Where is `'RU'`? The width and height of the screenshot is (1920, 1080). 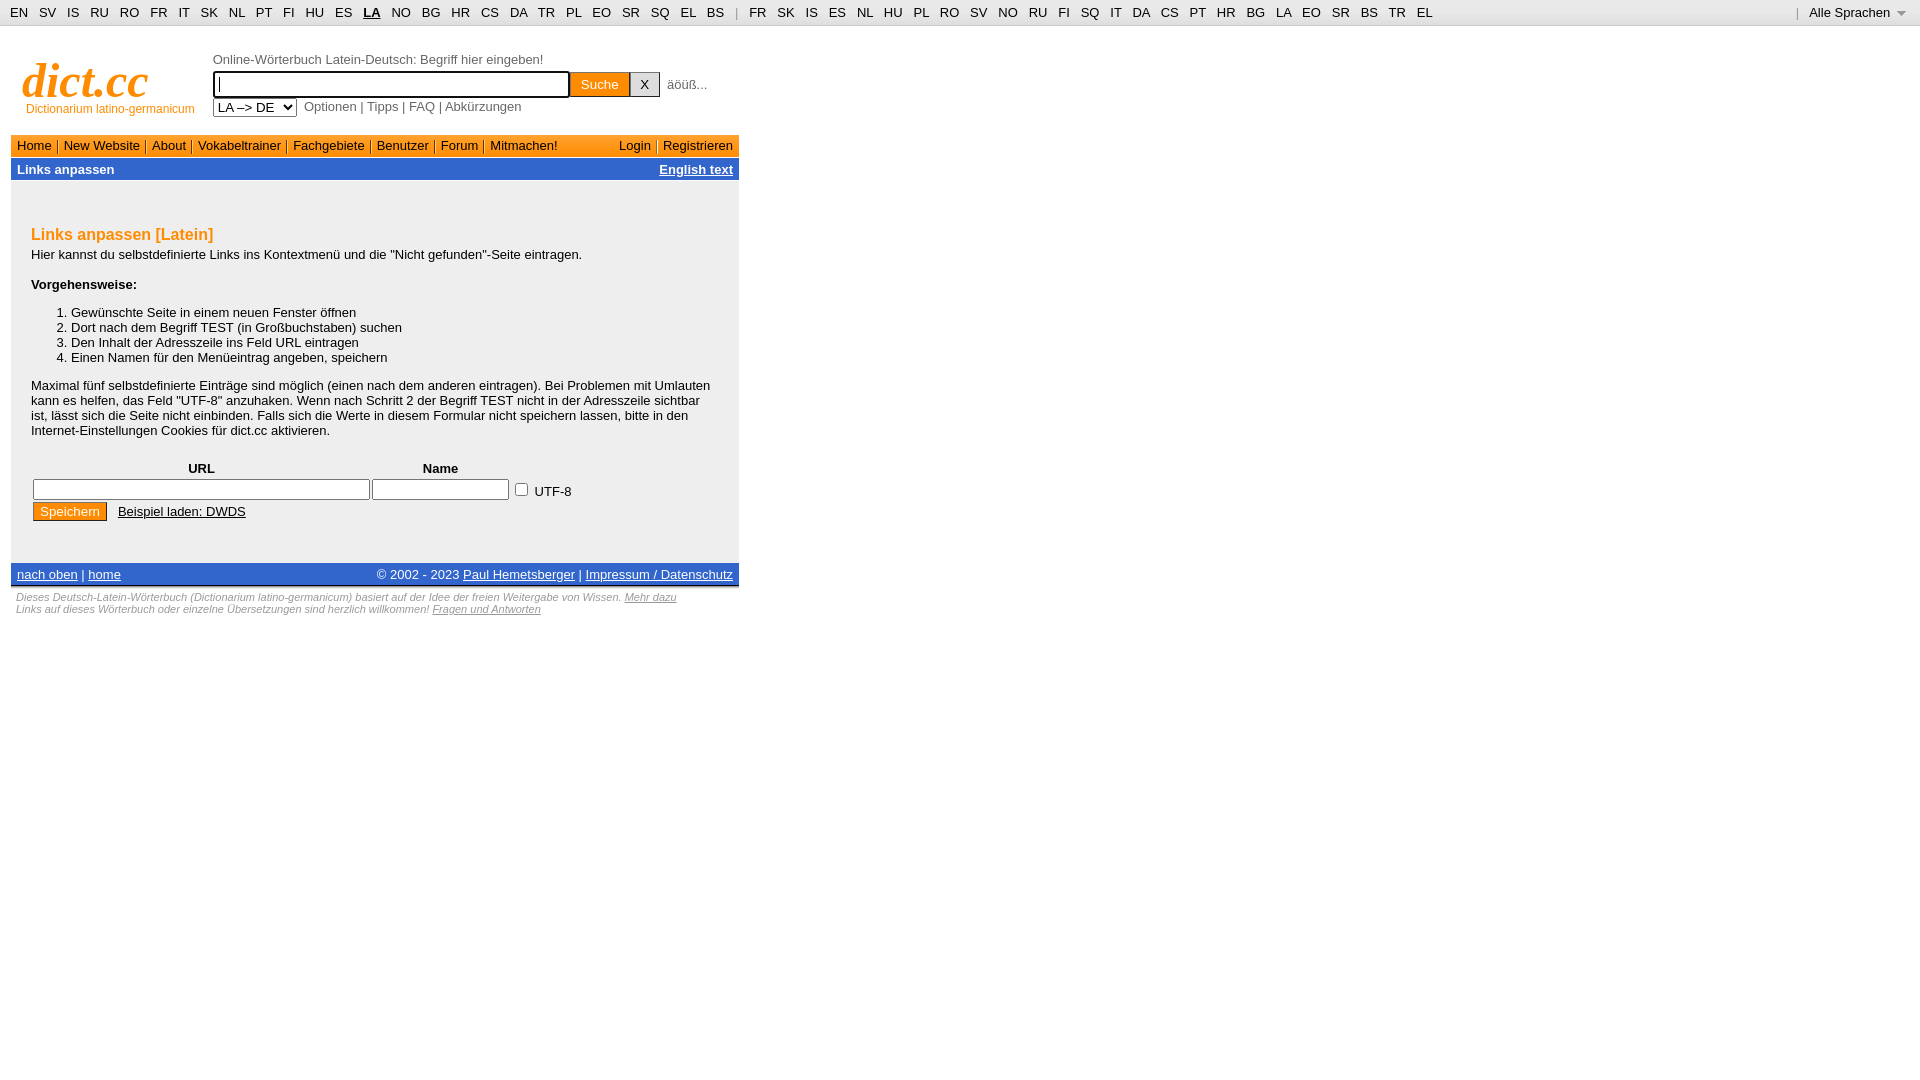 'RU' is located at coordinates (98, 12).